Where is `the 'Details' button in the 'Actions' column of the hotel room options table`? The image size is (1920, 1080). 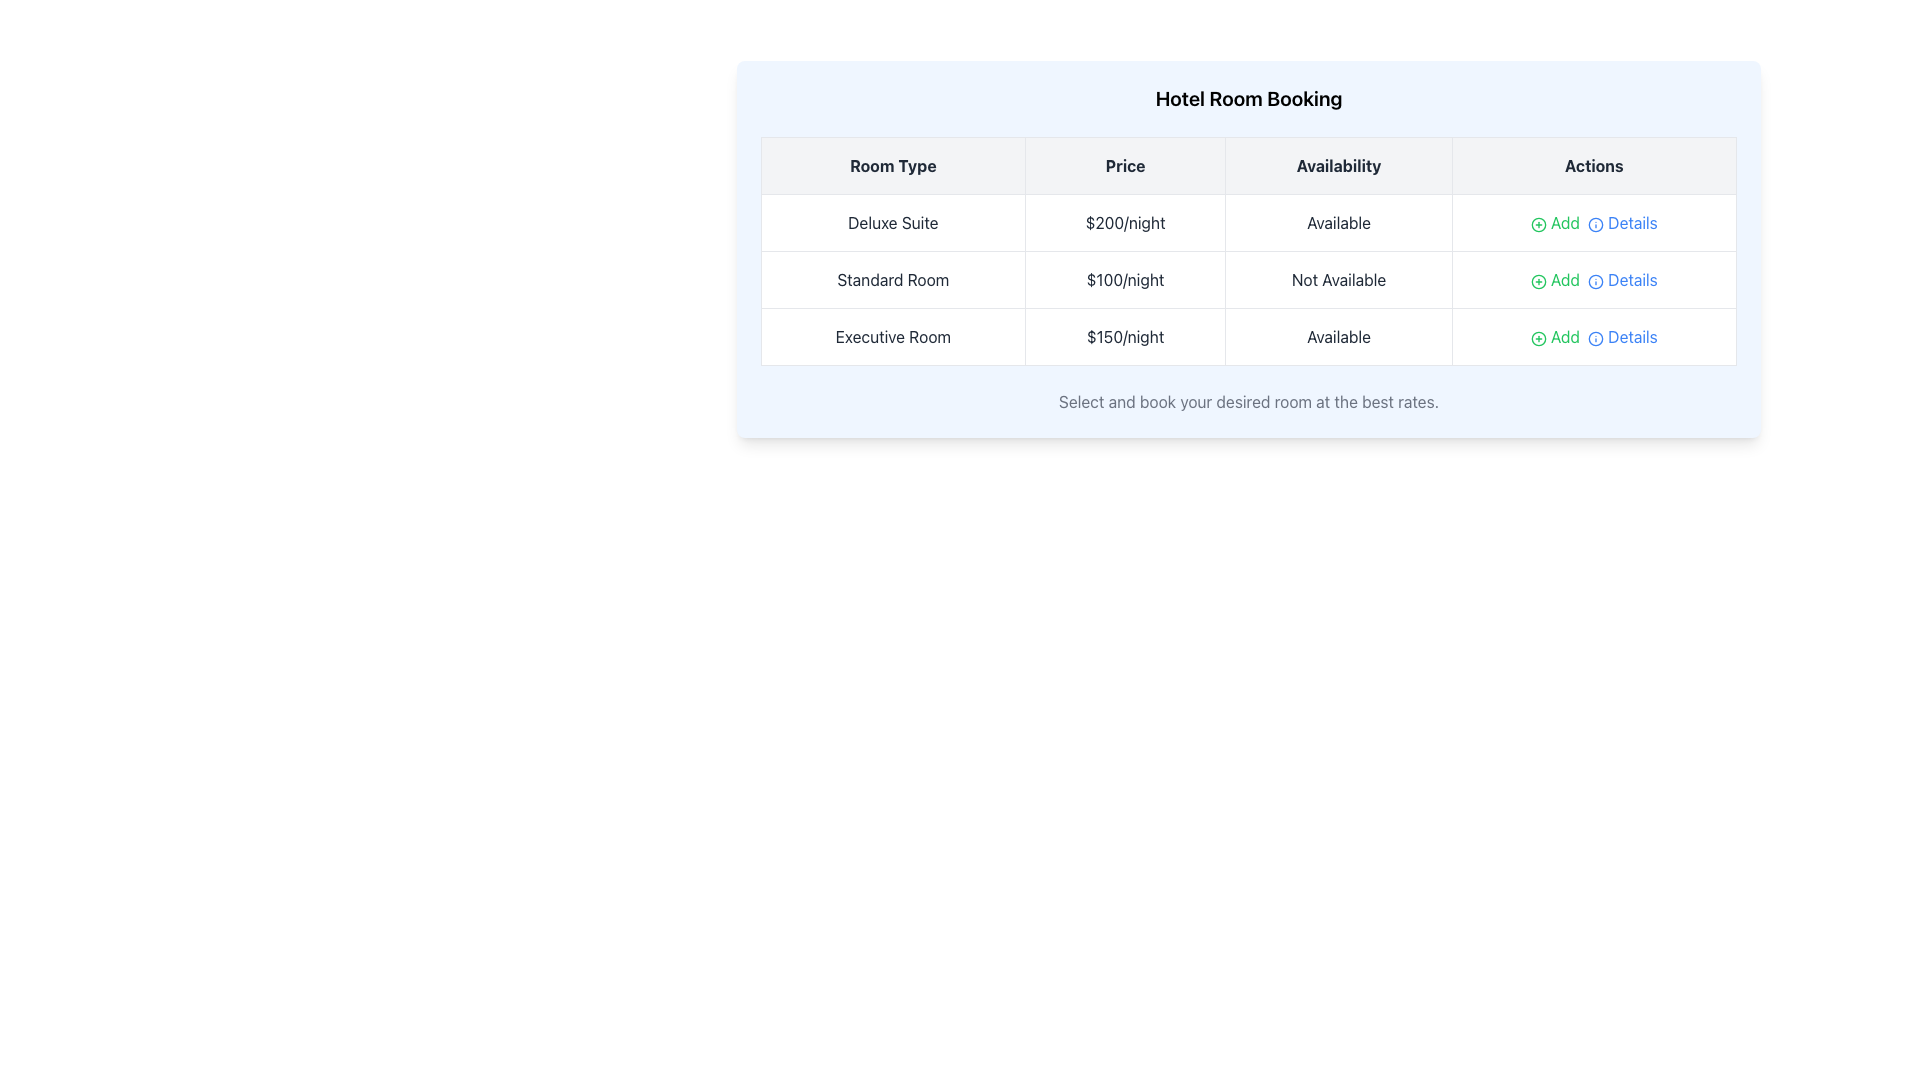
the 'Details' button in the 'Actions' column of the hotel room options table is located at coordinates (1622, 223).